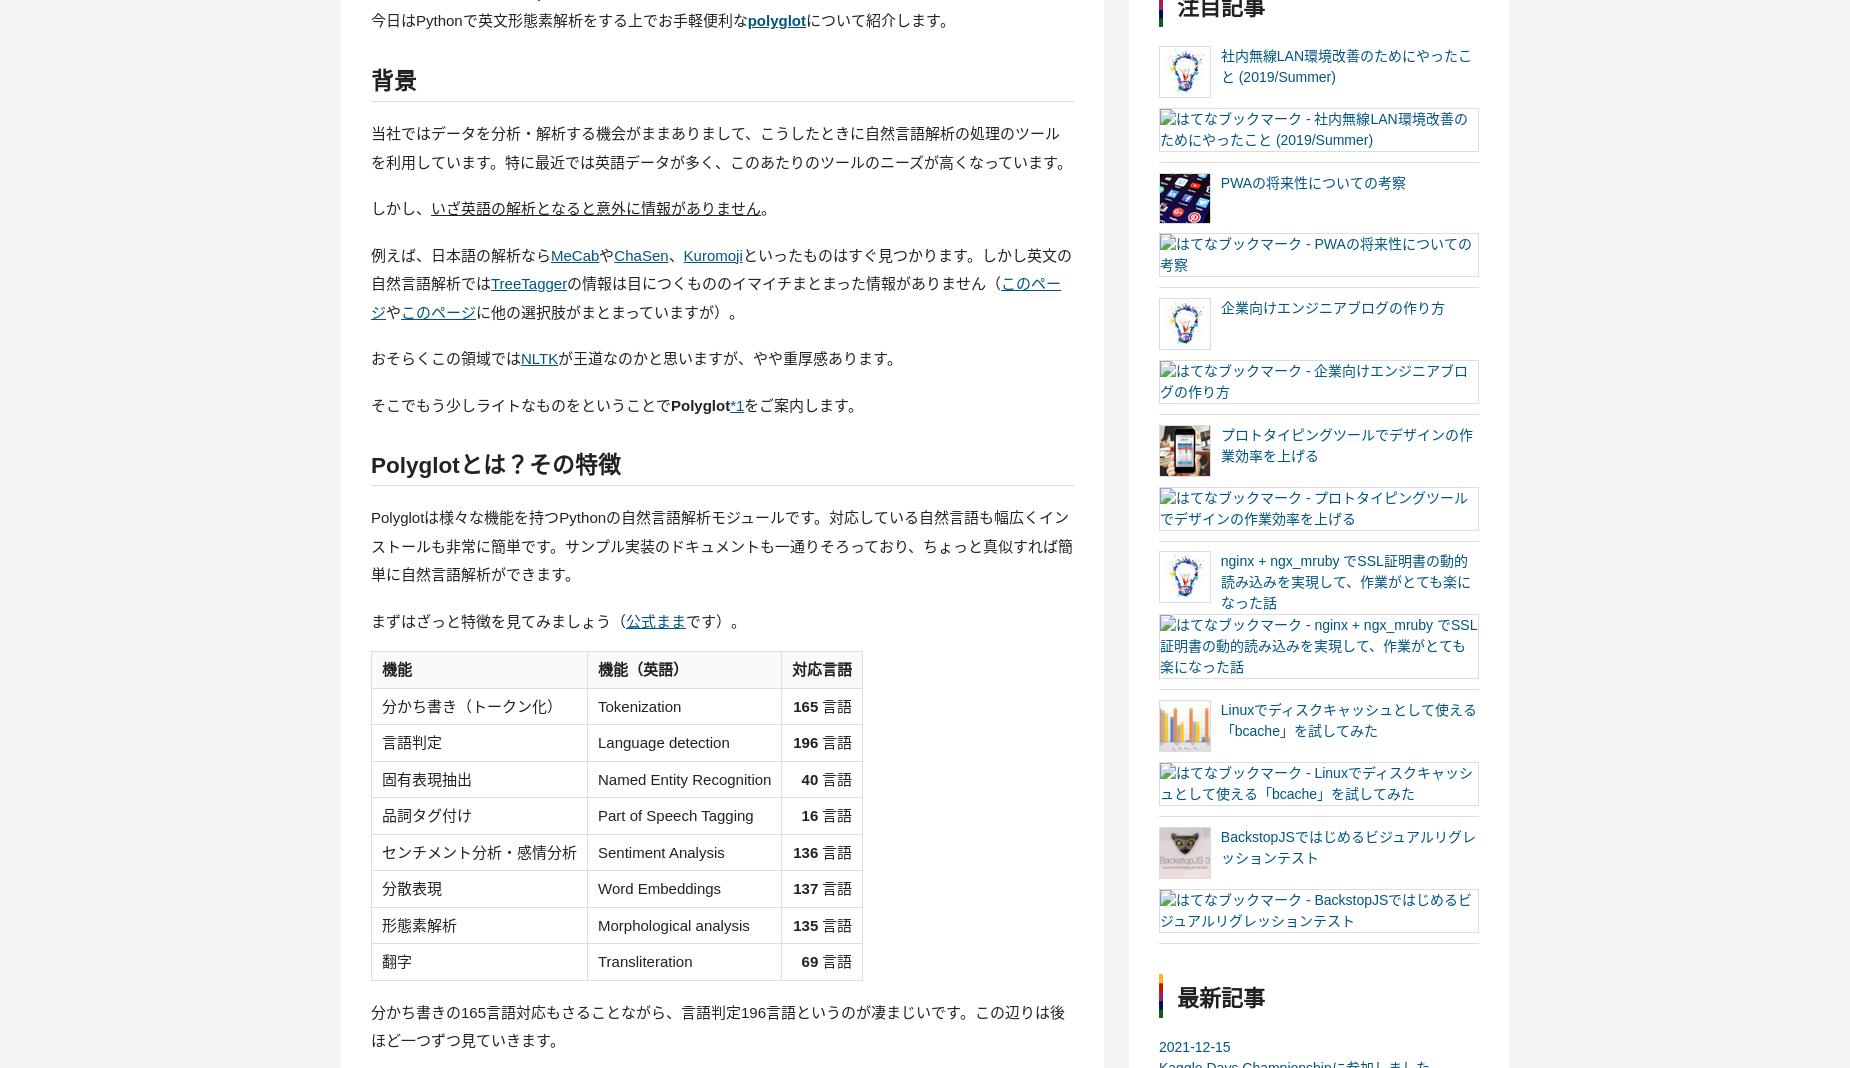 The image size is (1850, 1068). Describe the element at coordinates (490, 282) in the screenshot. I see `'TreeTagger'` at that location.